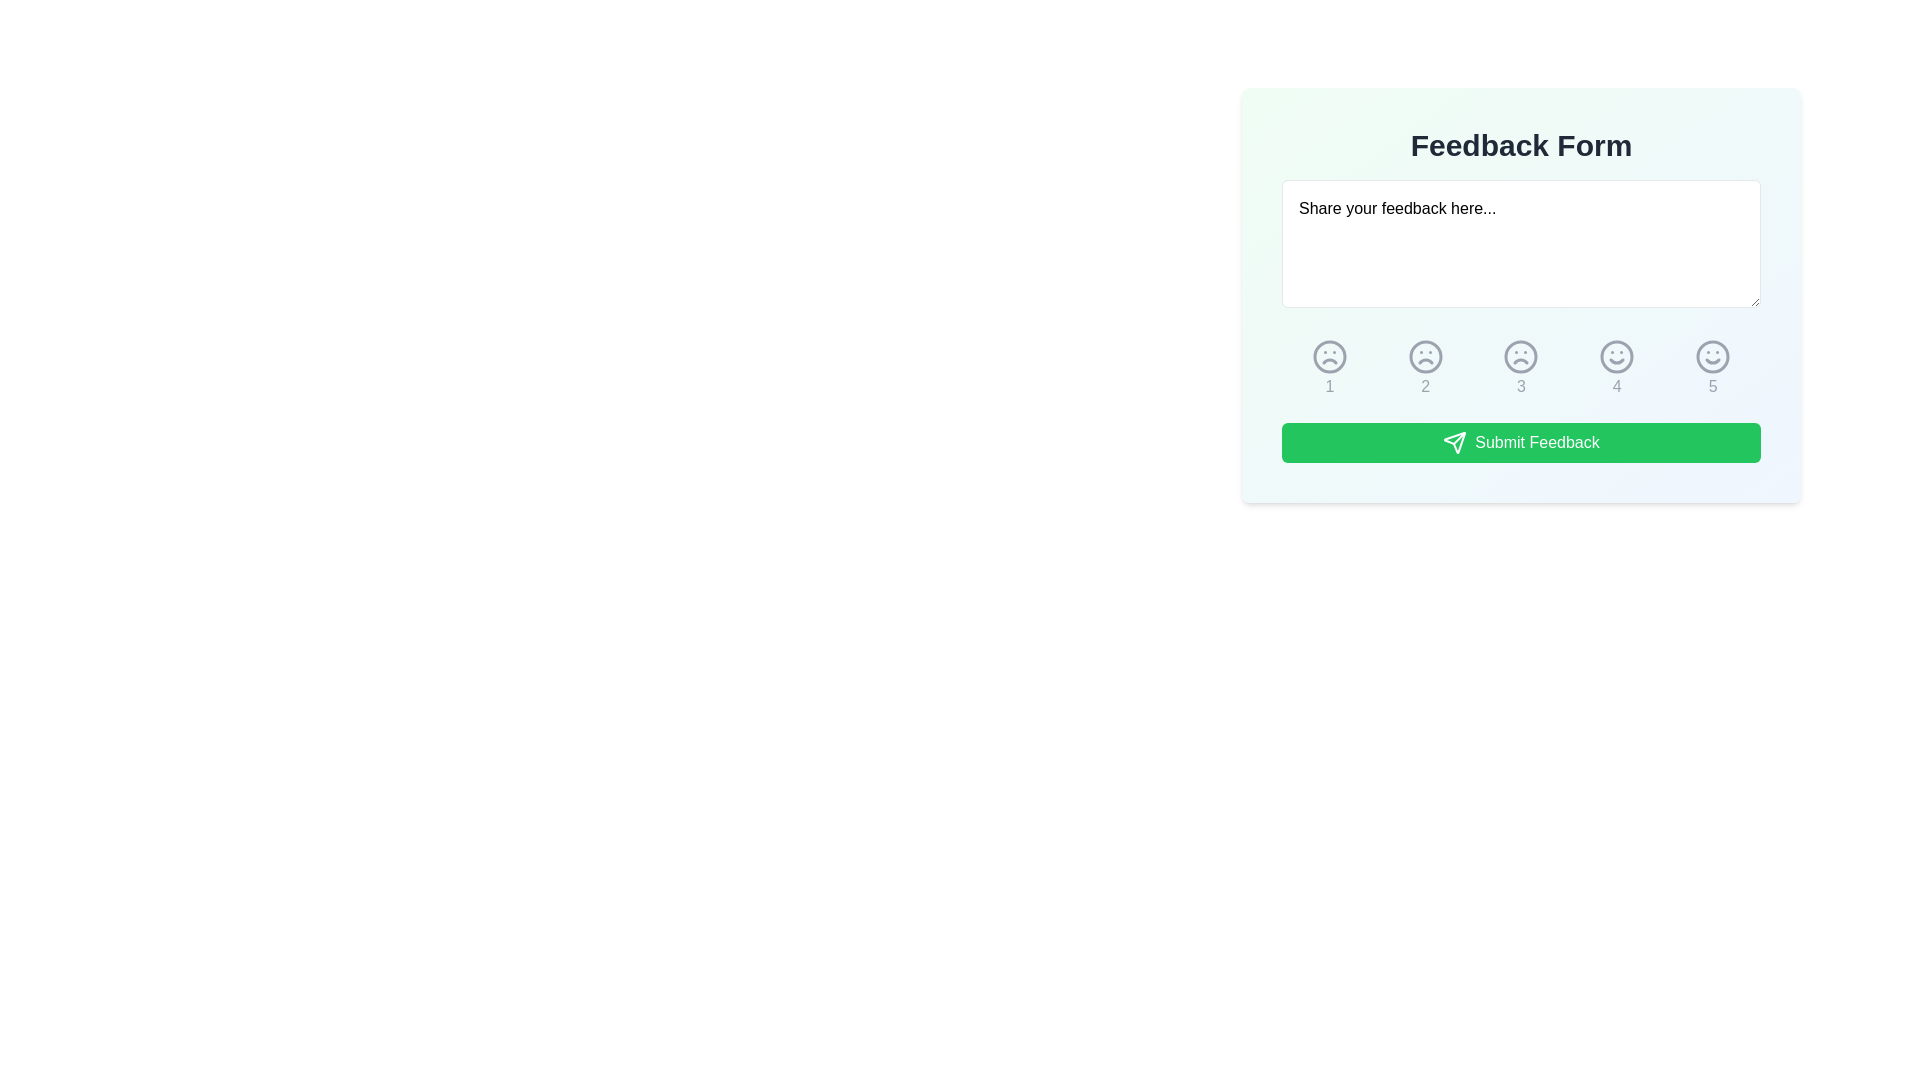  I want to click on the 'Submit Feedback' button that features the icon graphic on its right side, so click(1455, 442).